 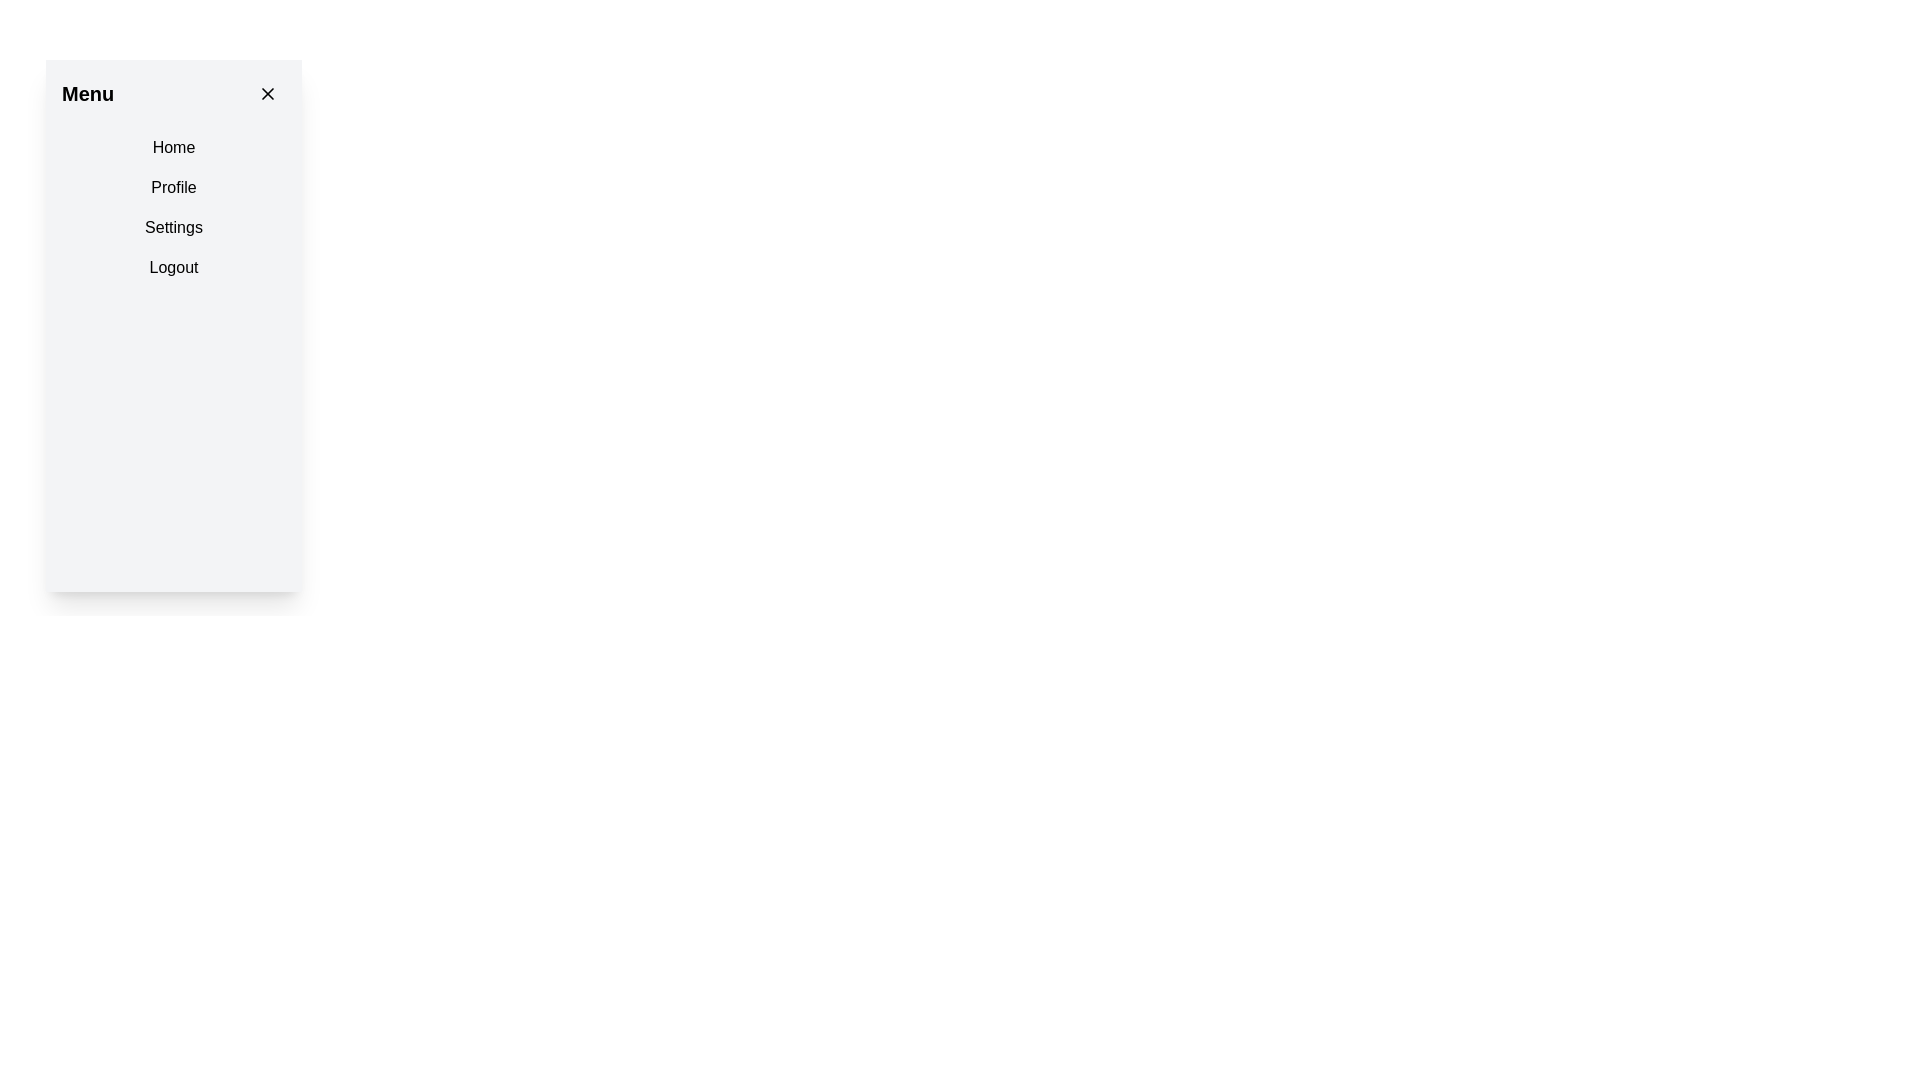 What do you see at coordinates (173, 266) in the screenshot?
I see `the 'Logout' text button located at the bottom of the menu list` at bounding box center [173, 266].